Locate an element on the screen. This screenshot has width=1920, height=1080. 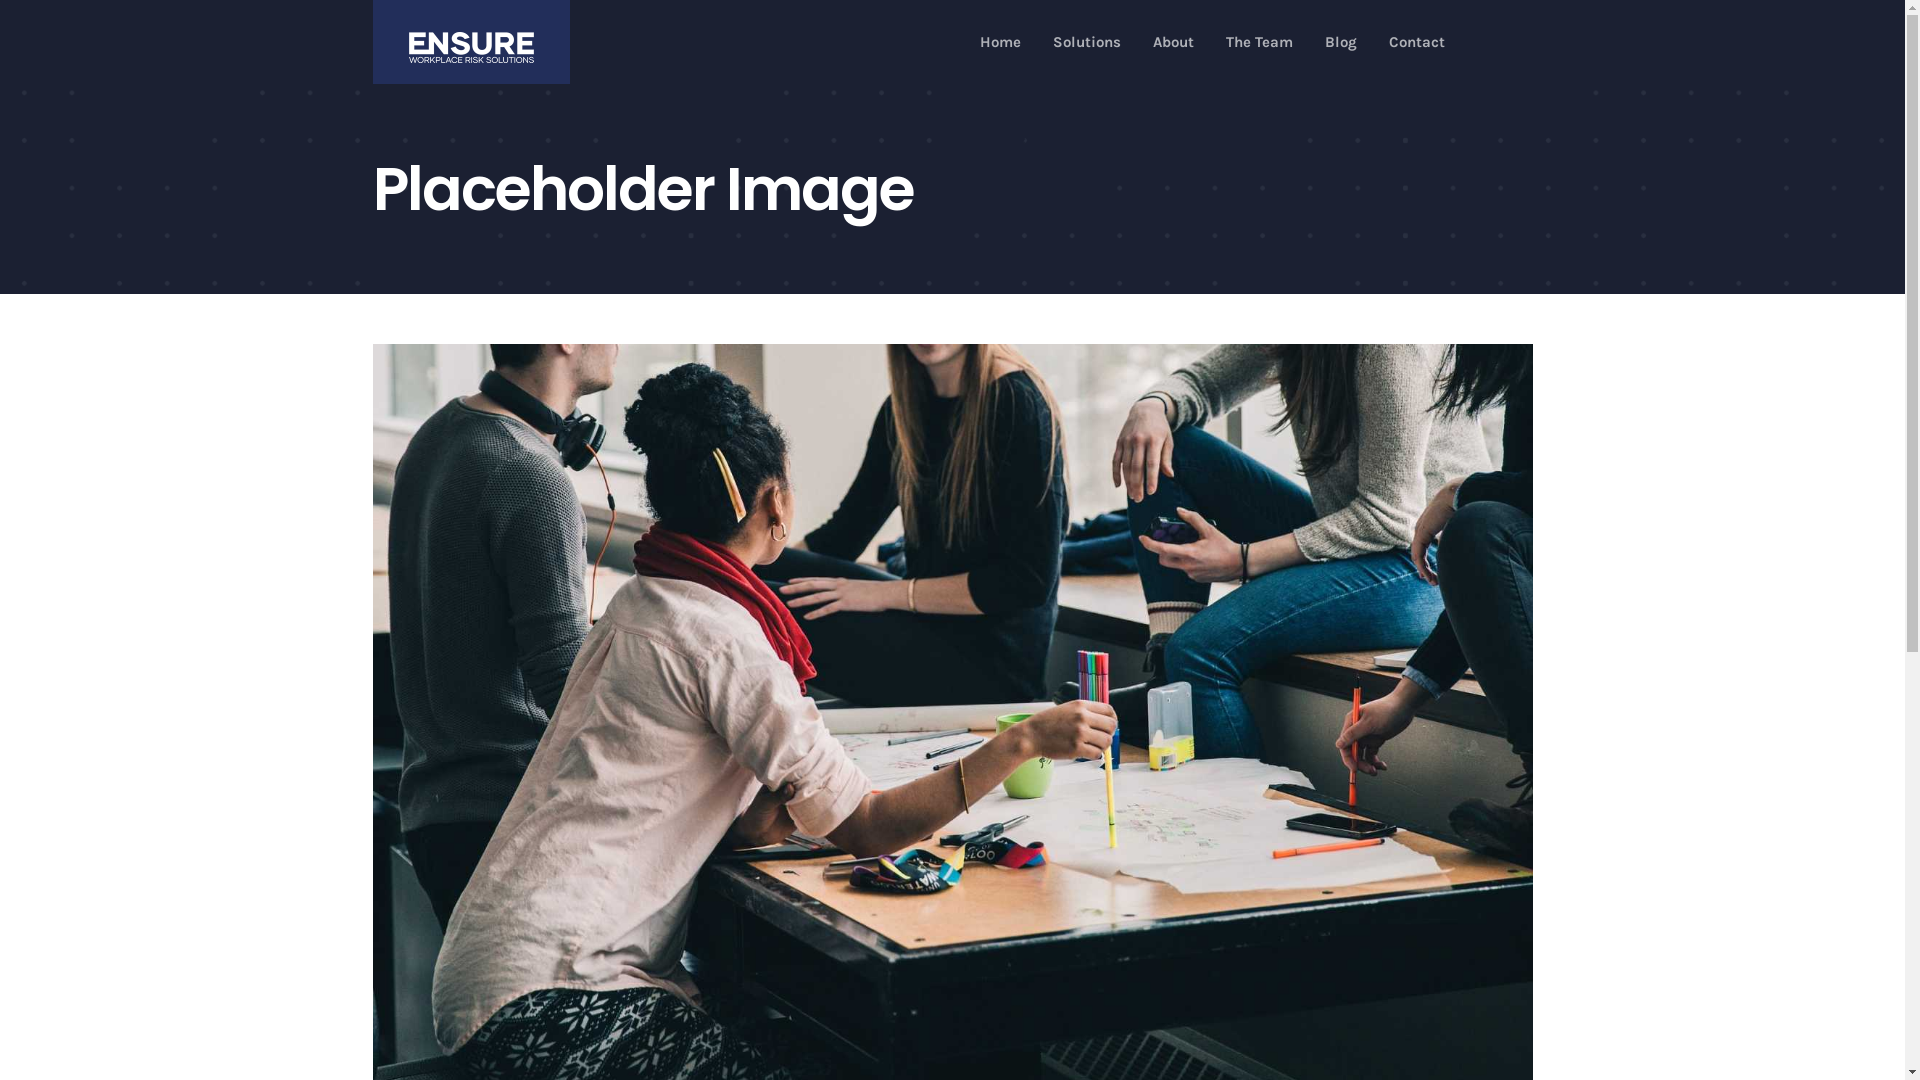
'Solutions' is located at coordinates (1085, 42).